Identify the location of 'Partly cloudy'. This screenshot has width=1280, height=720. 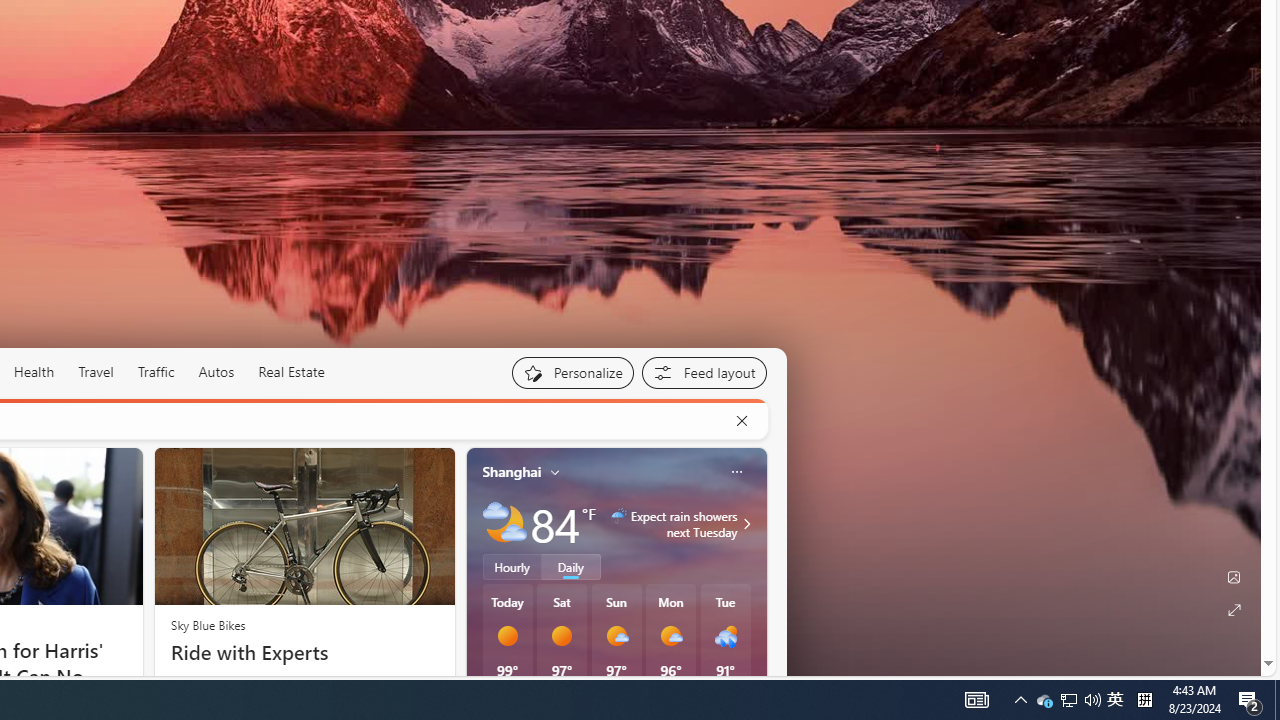
(504, 522).